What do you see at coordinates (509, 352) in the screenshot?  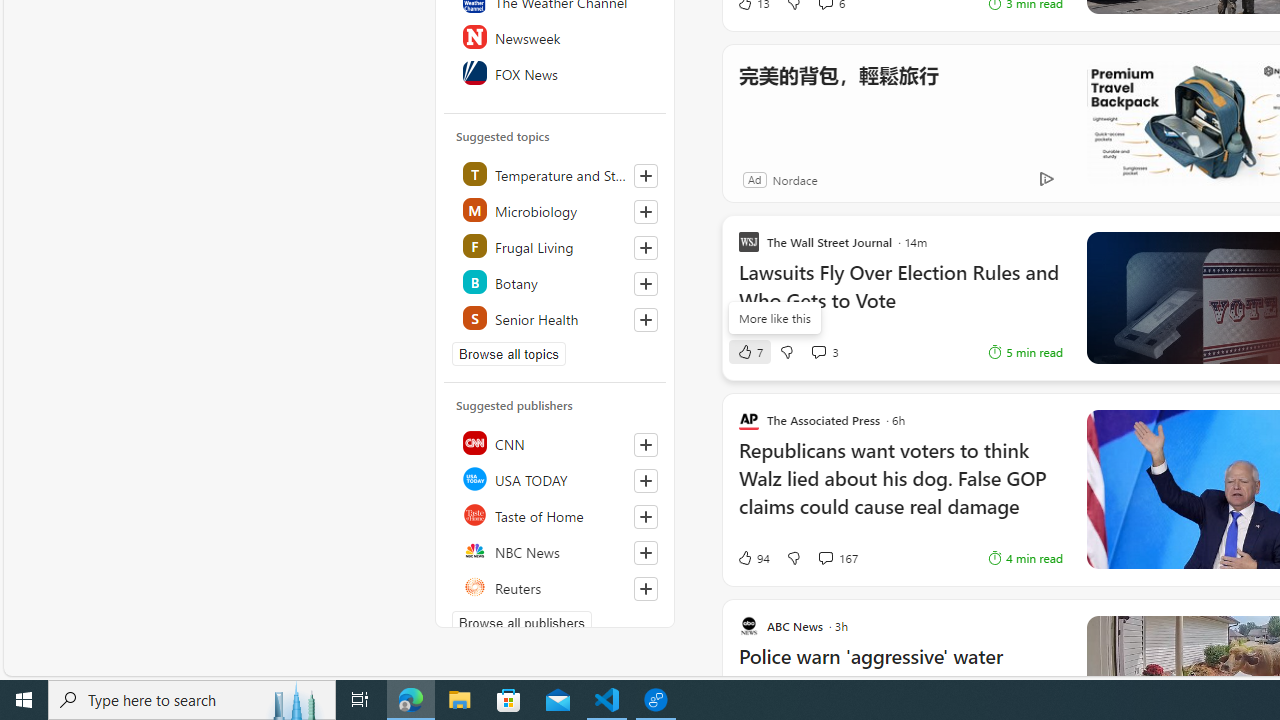 I see `'Browse all topics'` at bounding box center [509, 352].